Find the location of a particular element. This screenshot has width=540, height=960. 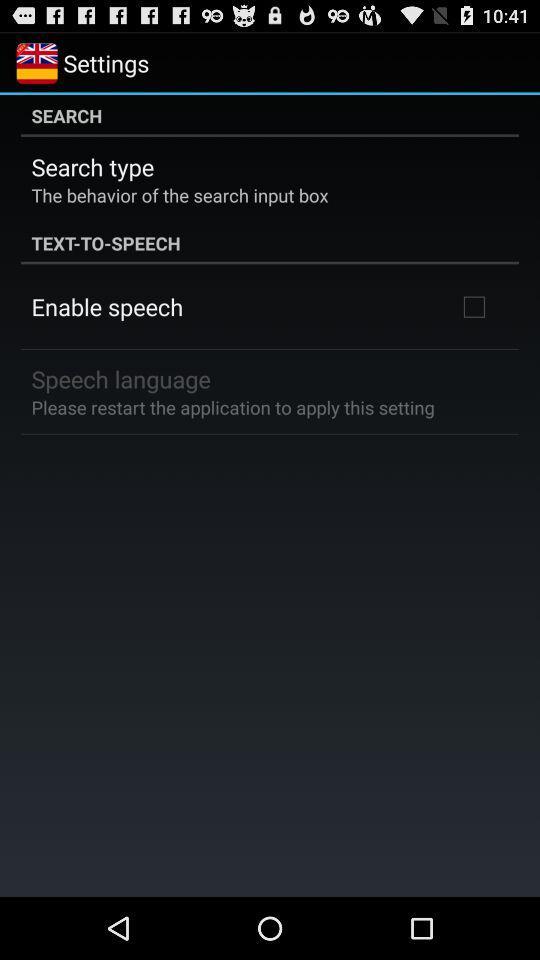

the speech language on the left is located at coordinates (121, 377).